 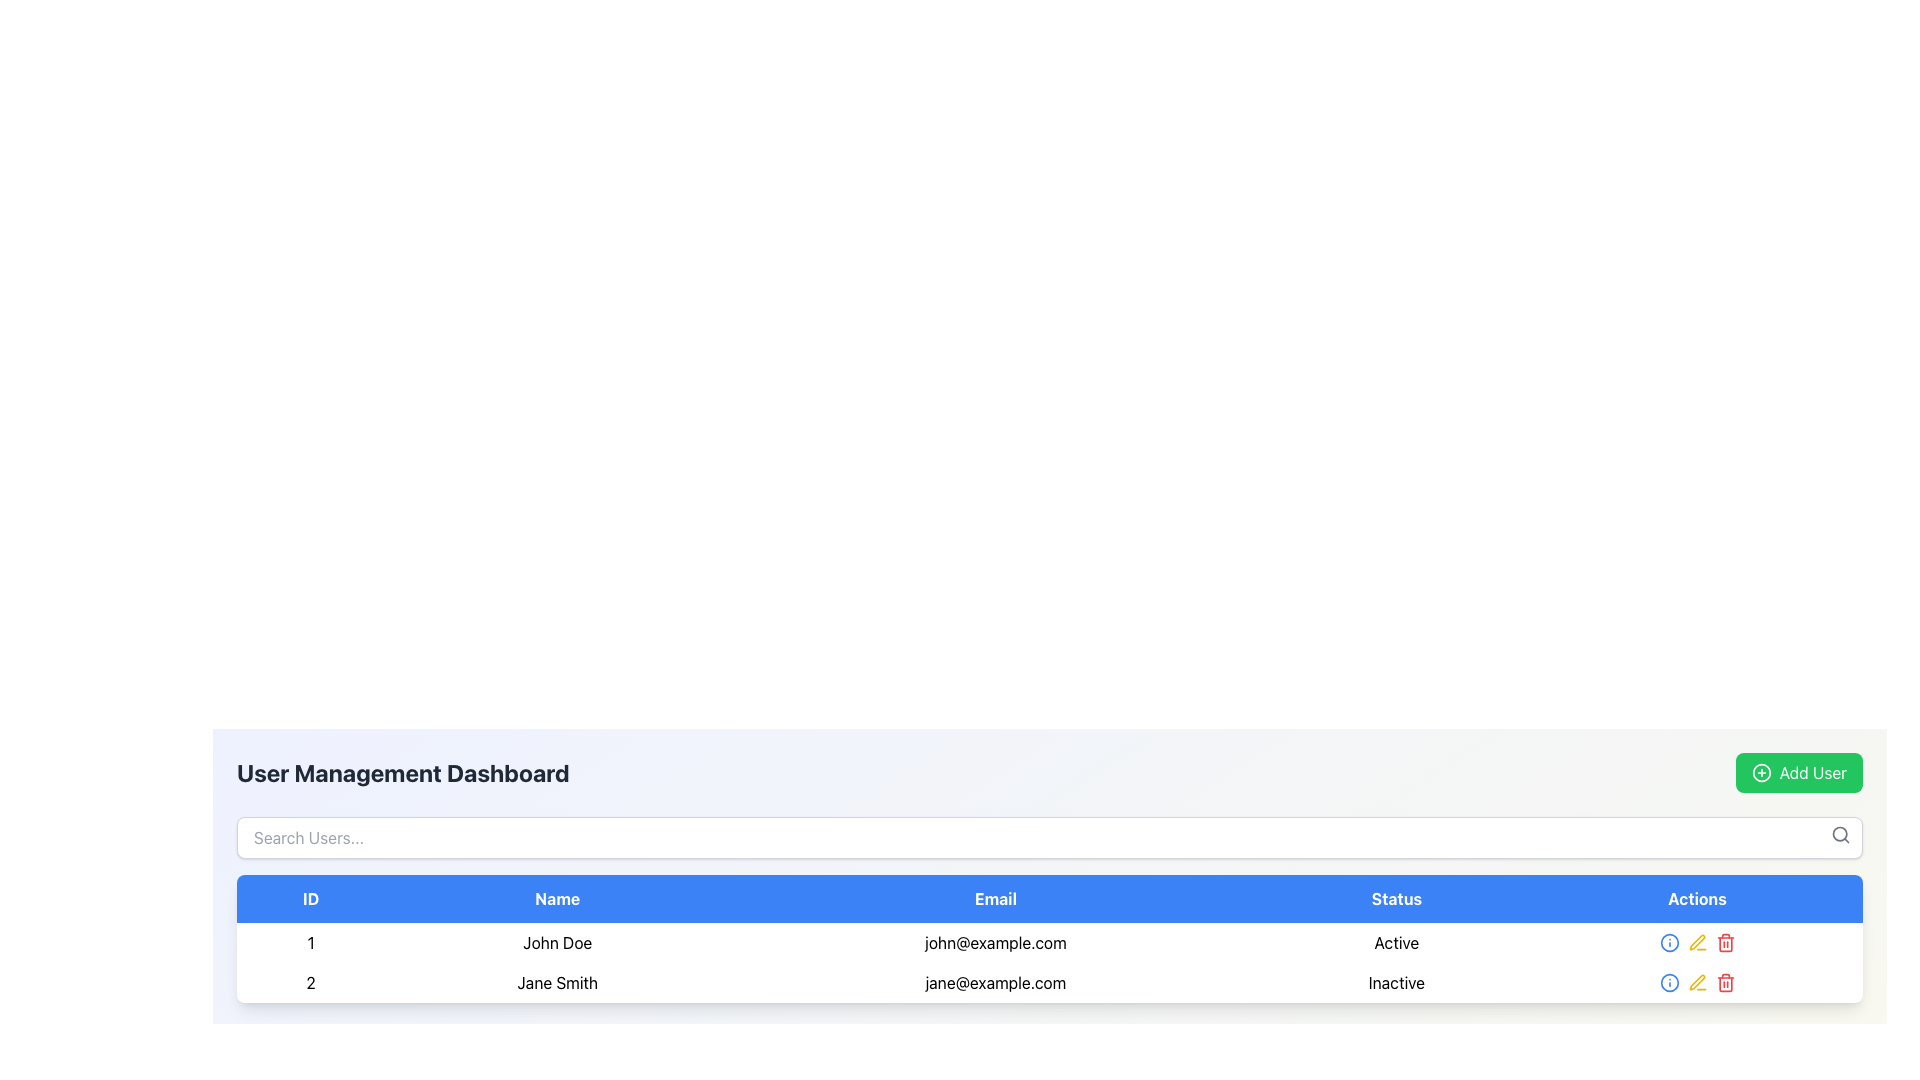 I want to click on text of the blue rectangular label that says 'Email', which is the third header in the table interface, so click(x=995, y=897).